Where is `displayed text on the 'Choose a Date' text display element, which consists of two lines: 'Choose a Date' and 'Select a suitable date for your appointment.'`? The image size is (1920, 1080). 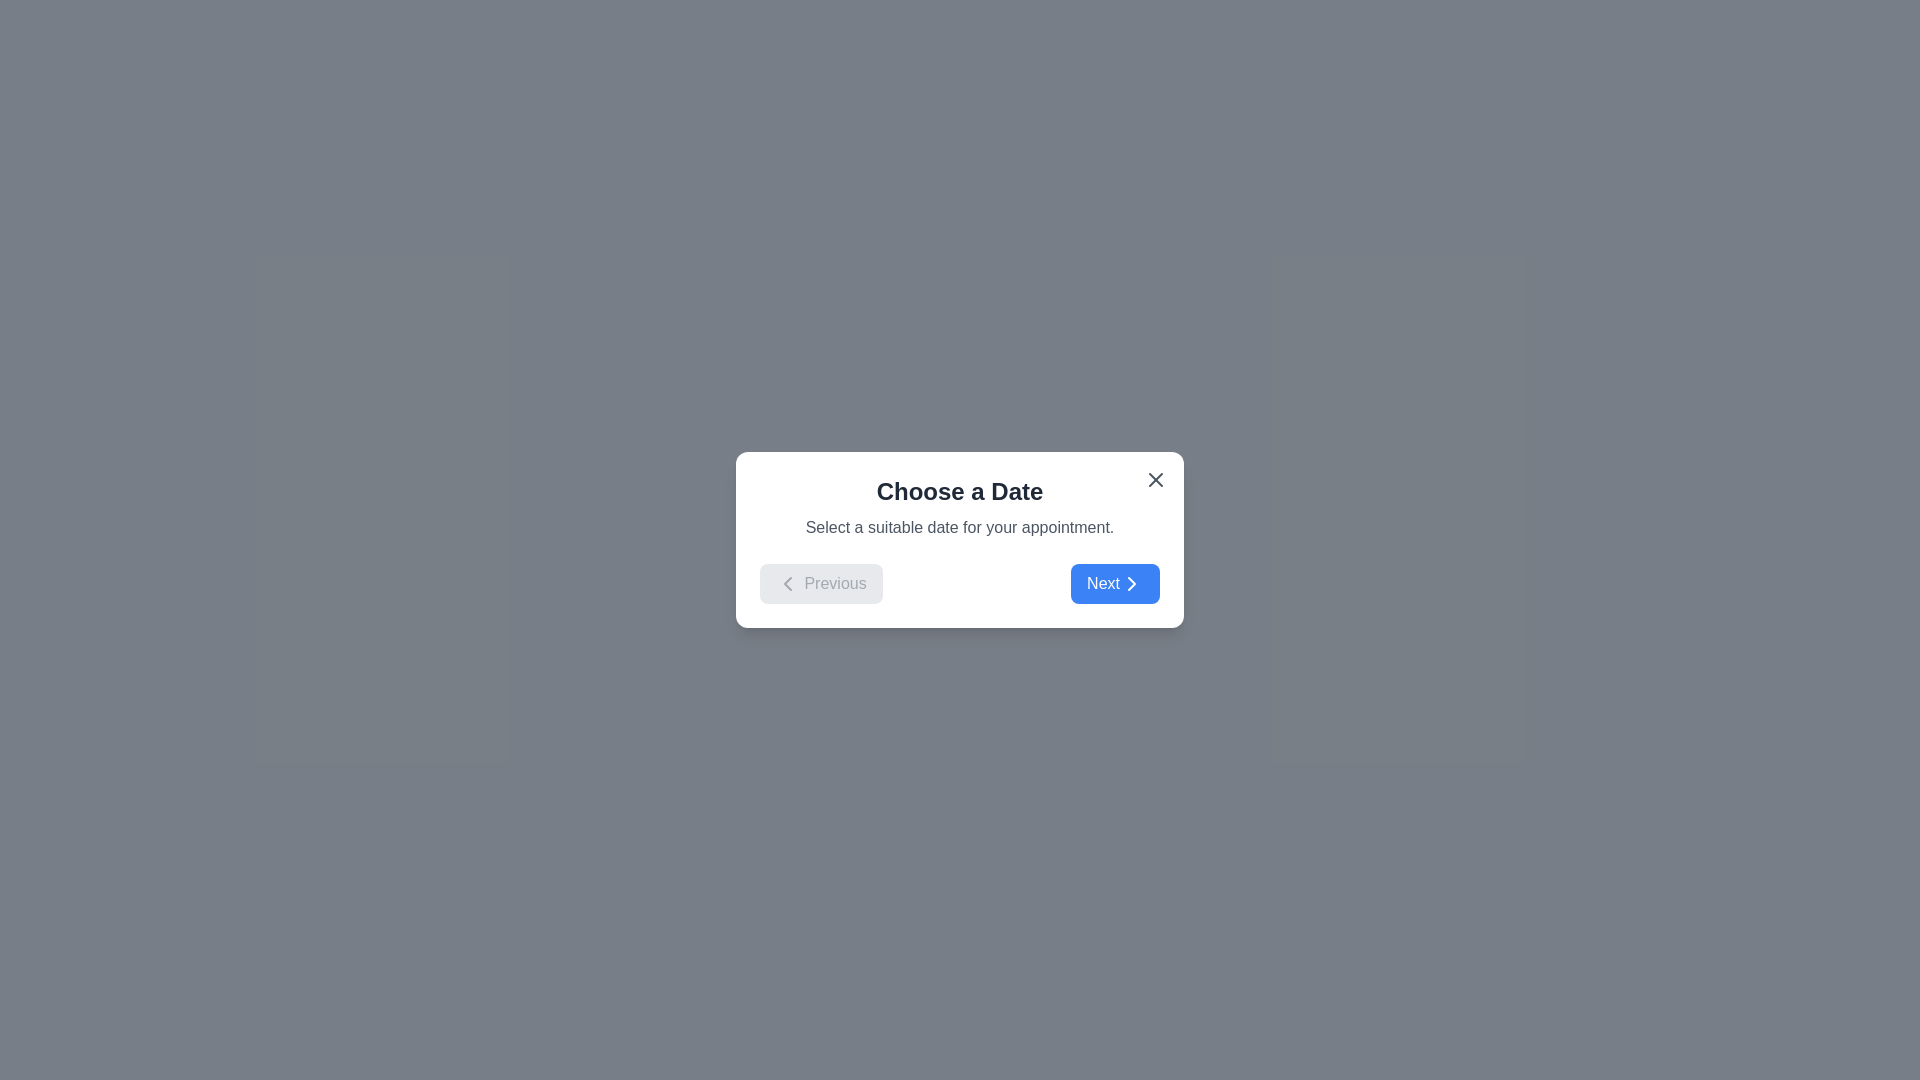 displayed text on the 'Choose a Date' text display element, which consists of two lines: 'Choose a Date' and 'Select a suitable date for your appointment.' is located at coordinates (960, 505).